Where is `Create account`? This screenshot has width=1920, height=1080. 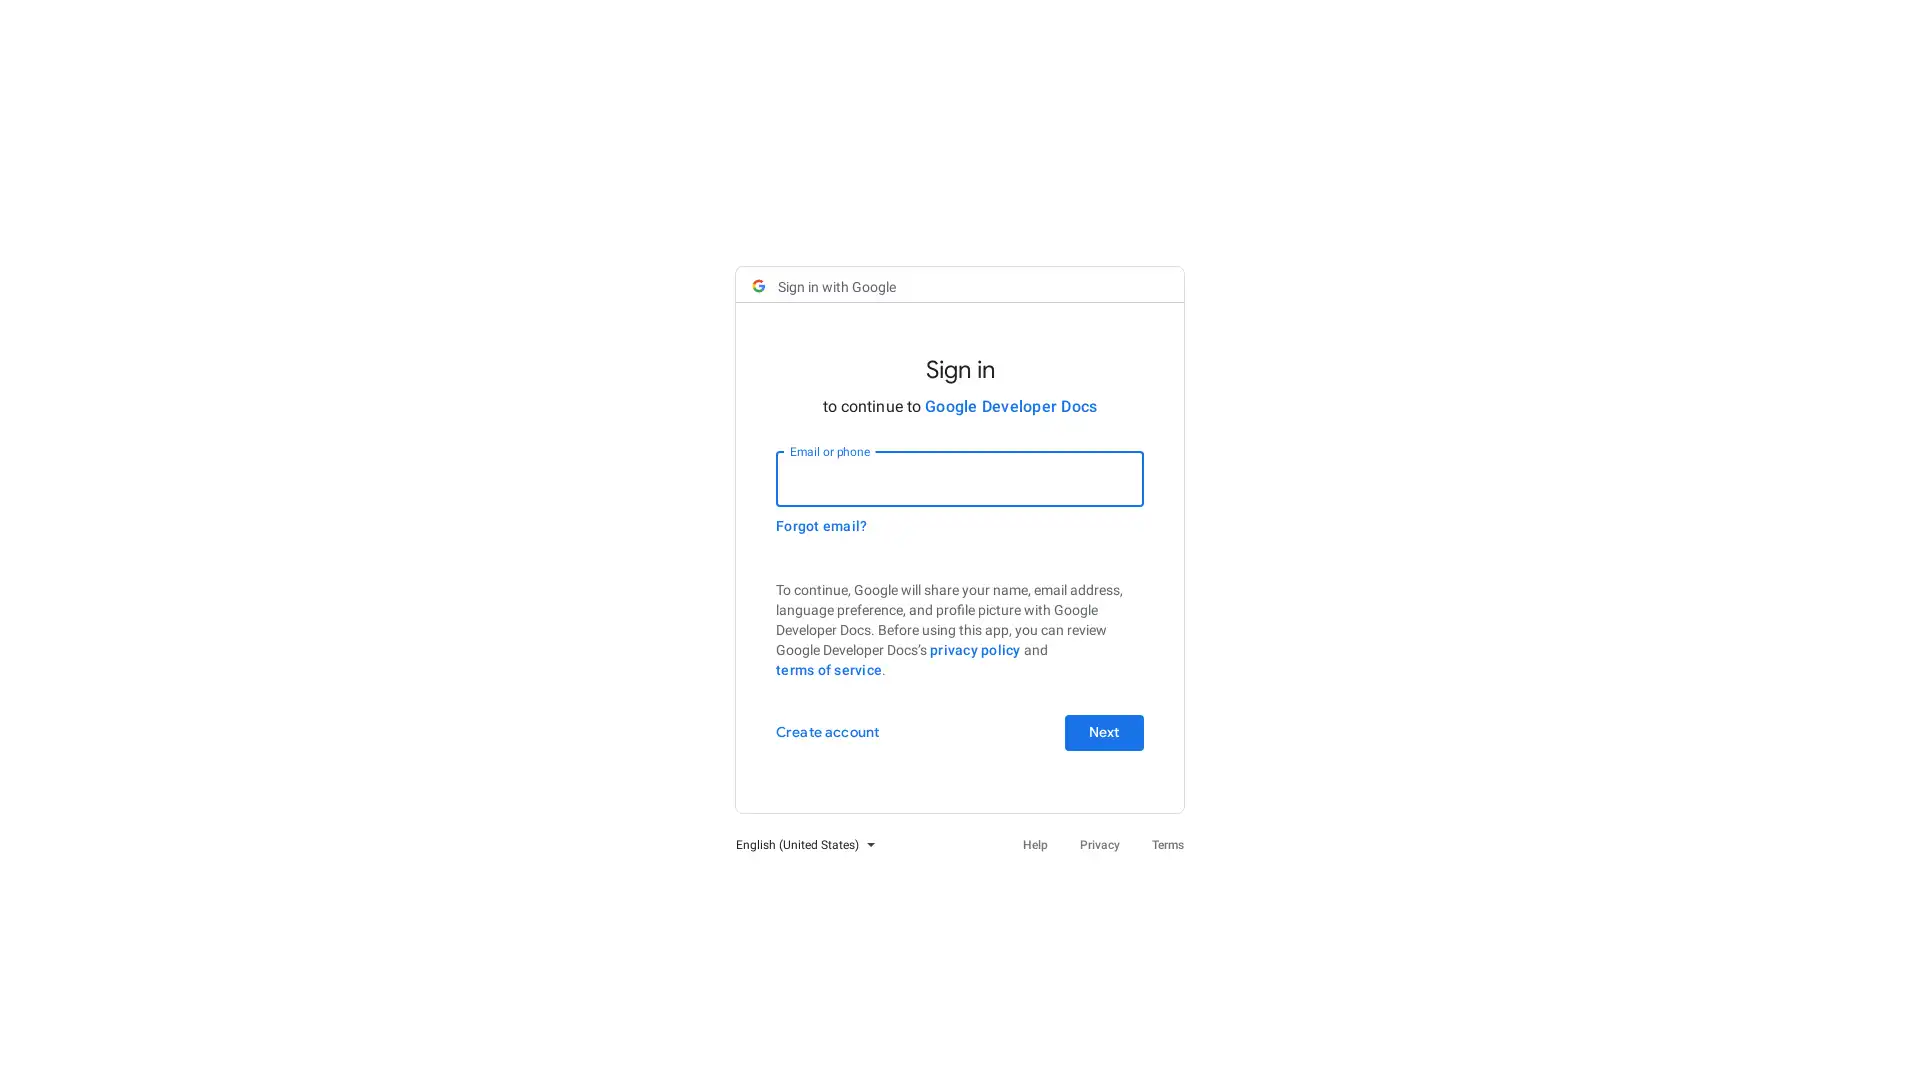 Create account is located at coordinates (827, 732).